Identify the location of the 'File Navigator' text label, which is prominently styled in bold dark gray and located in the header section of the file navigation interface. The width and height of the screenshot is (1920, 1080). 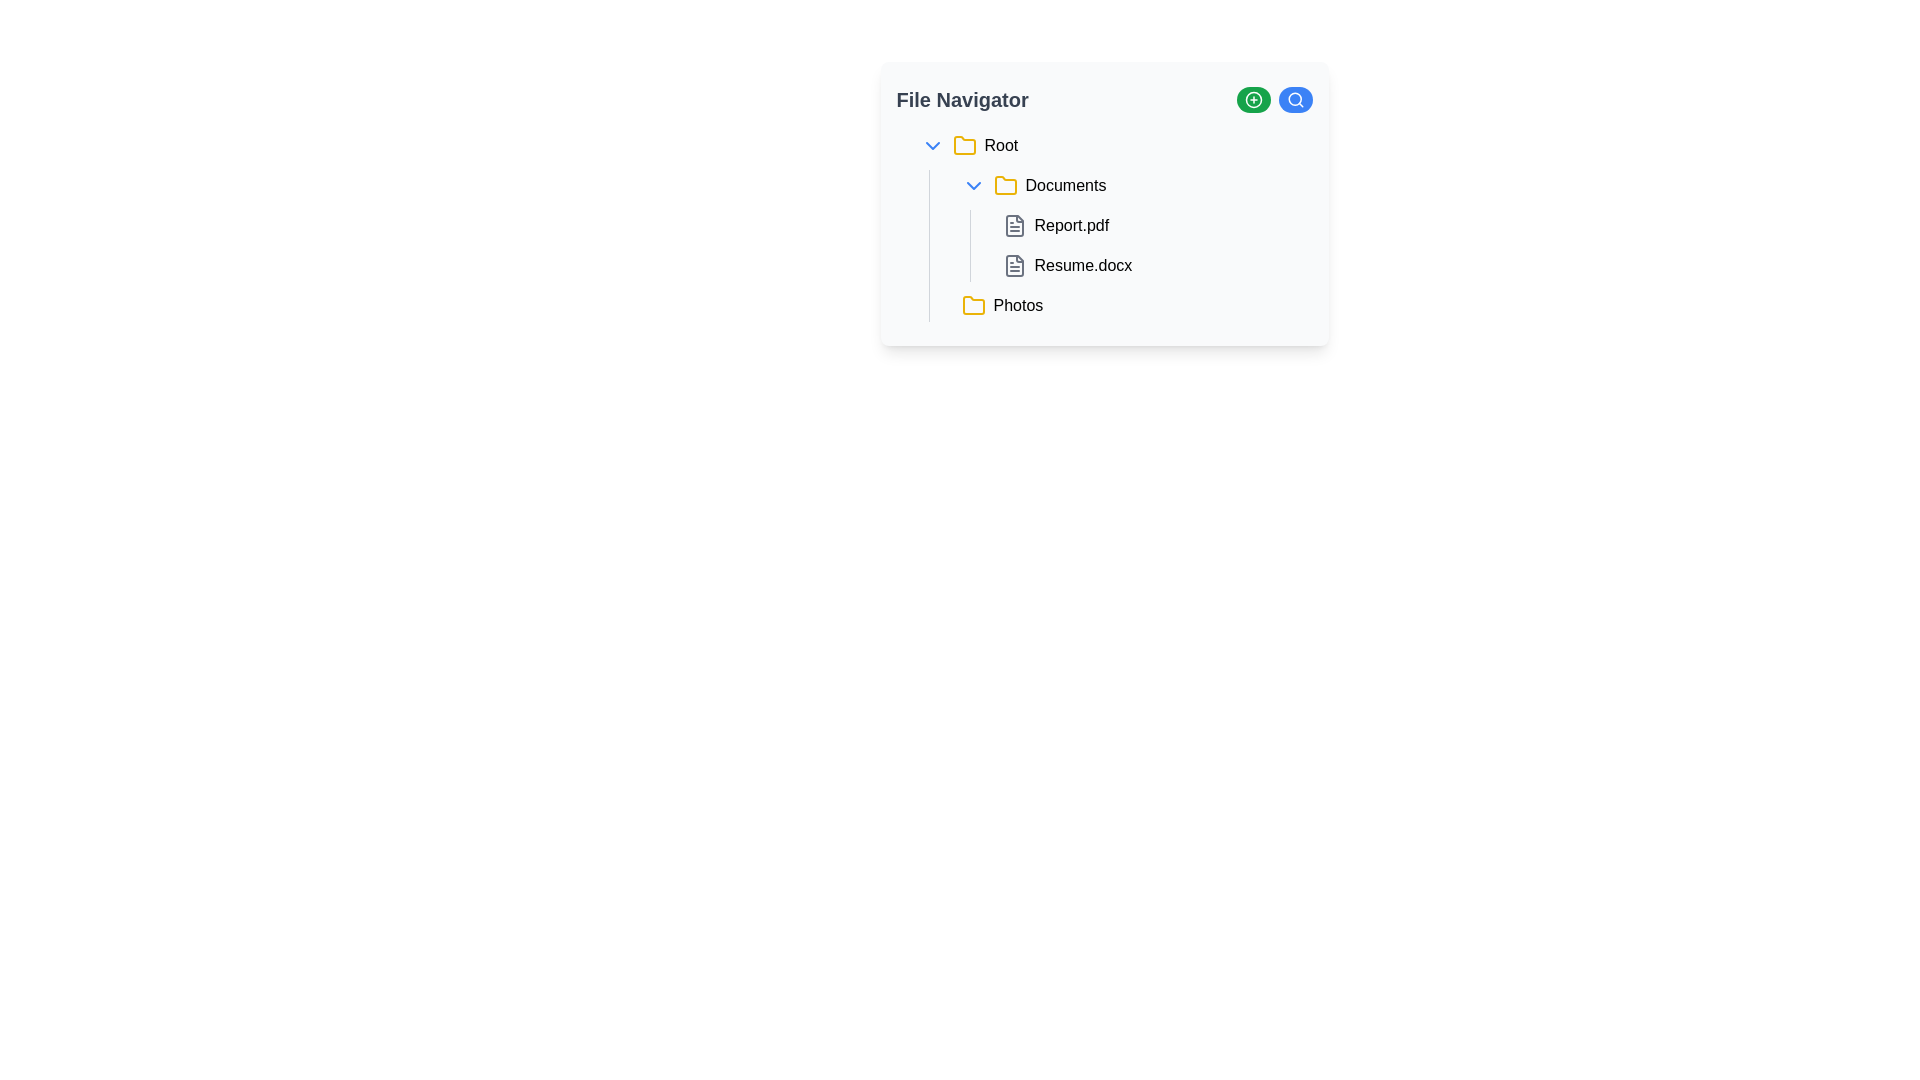
(962, 100).